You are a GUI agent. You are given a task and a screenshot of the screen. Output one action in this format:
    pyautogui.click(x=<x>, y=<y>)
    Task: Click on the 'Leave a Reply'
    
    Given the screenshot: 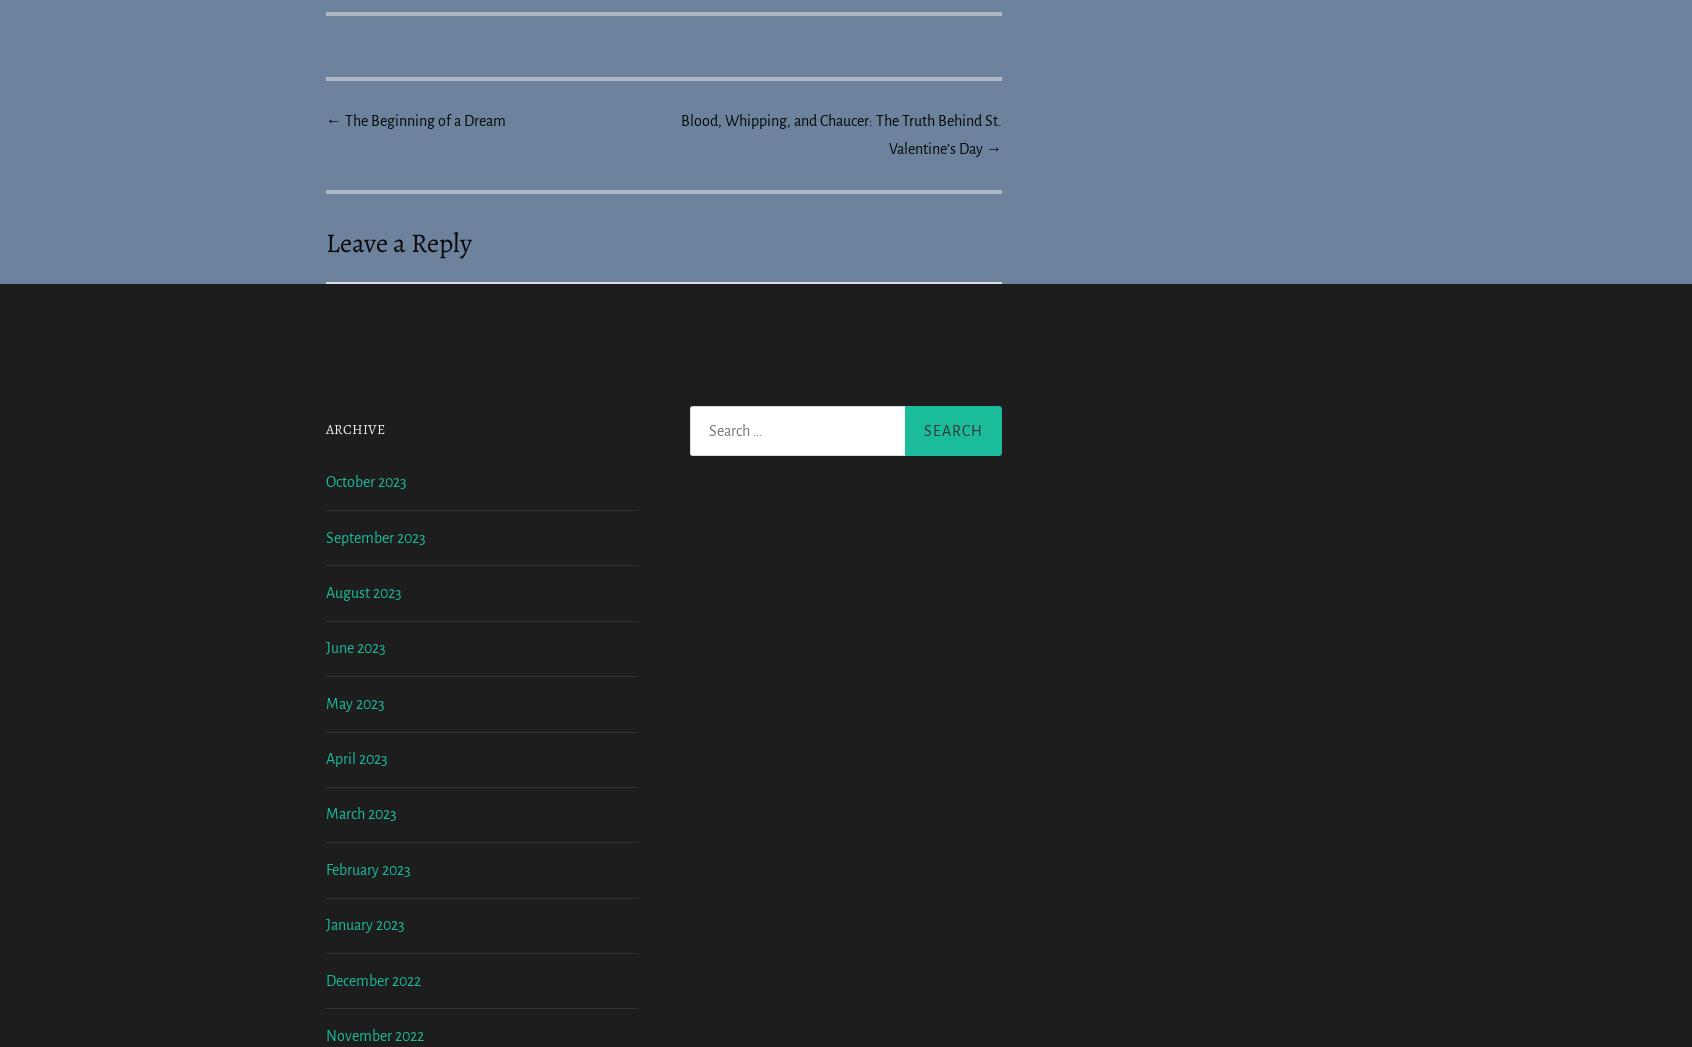 What is the action you would take?
    pyautogui.click(x=398, y=243)
    